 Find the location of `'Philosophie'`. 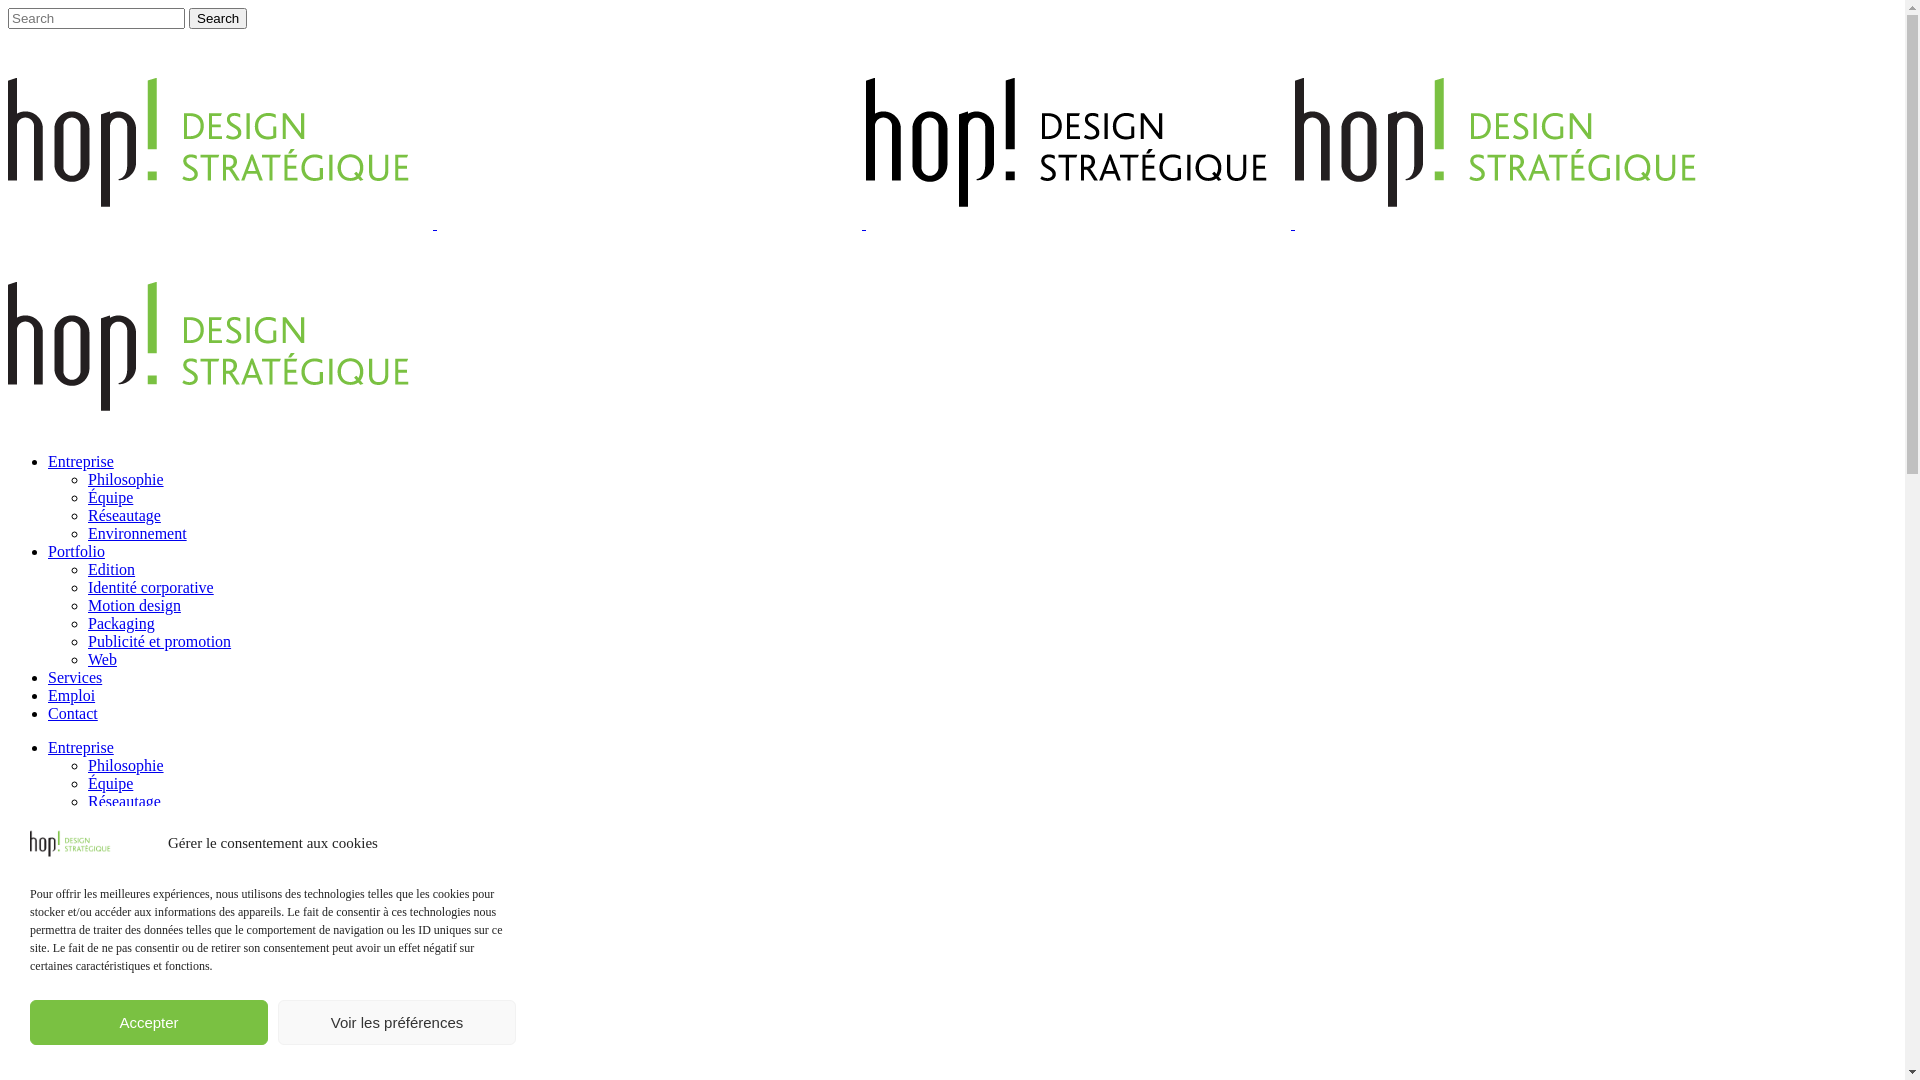

'Philosophie' is located at coordinates (86, 479).